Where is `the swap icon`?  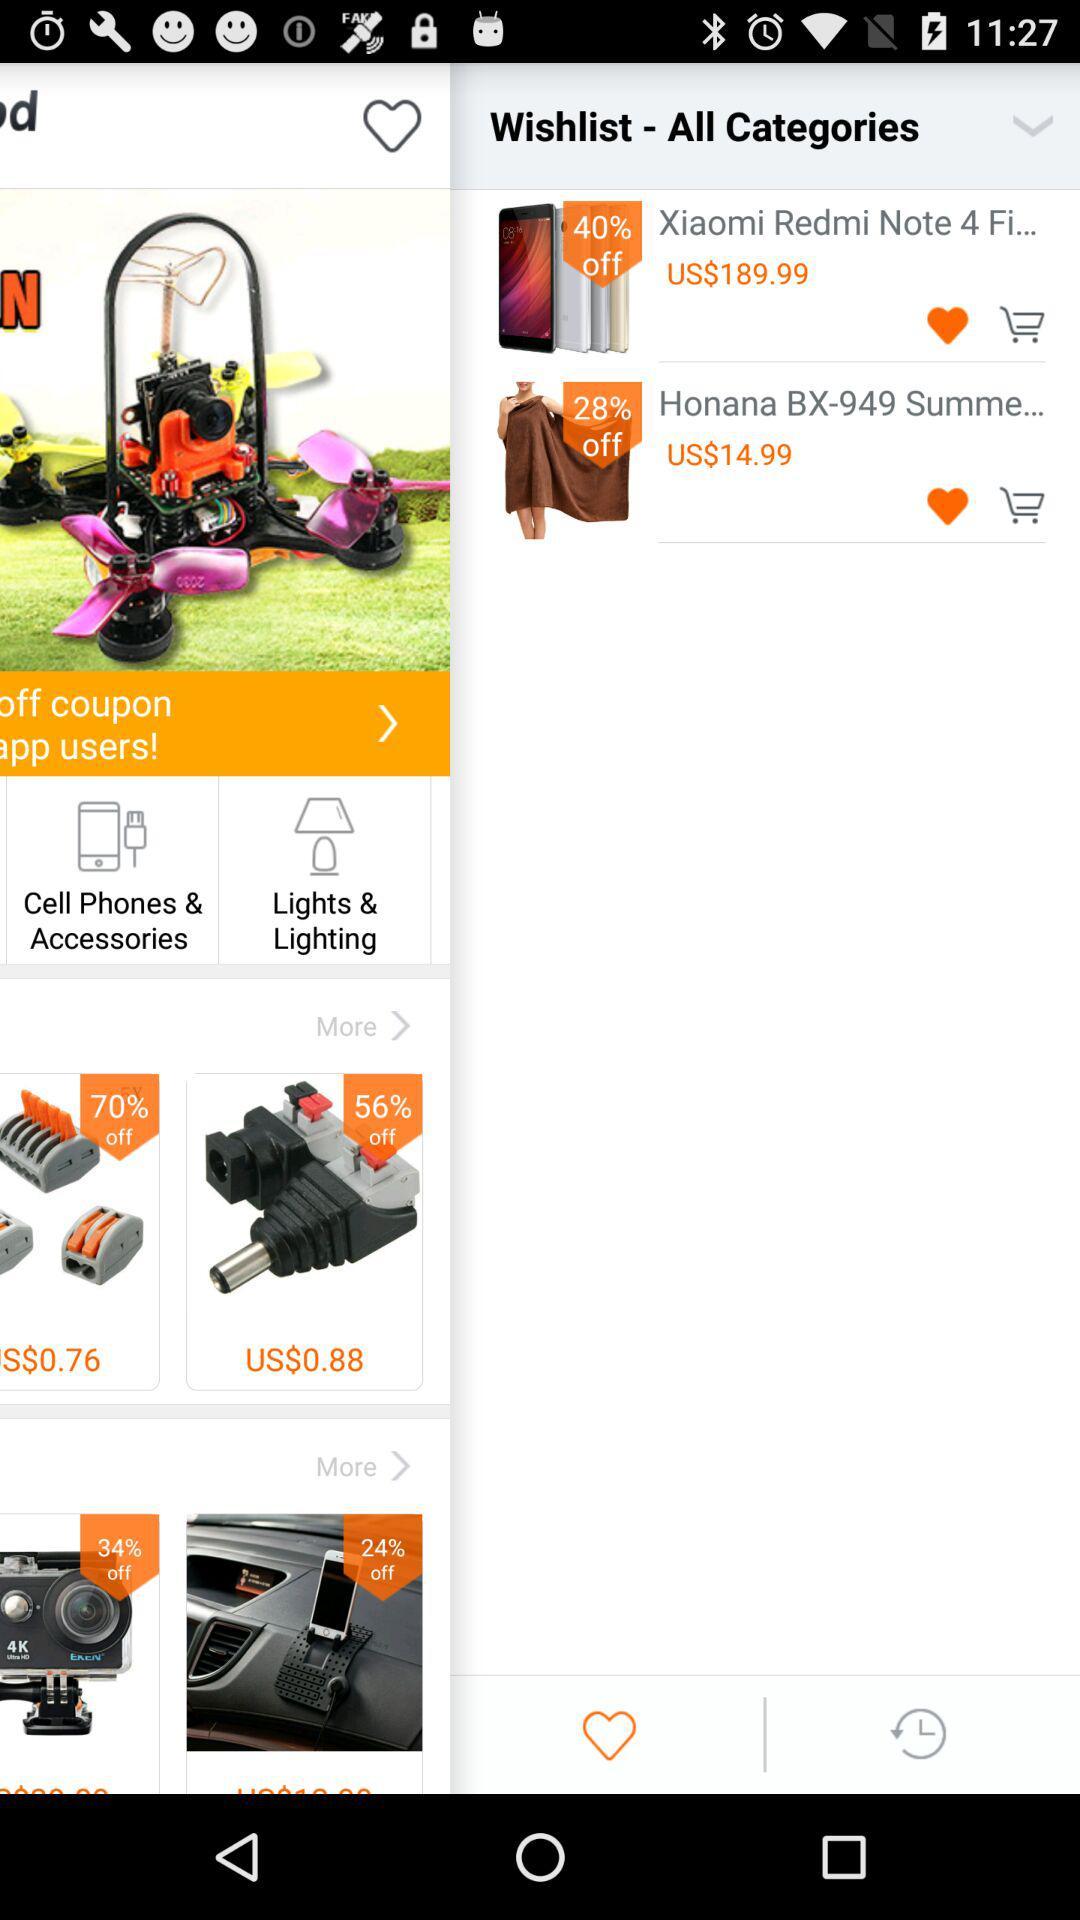
the swap icon is located at coordinates (920, 1855).